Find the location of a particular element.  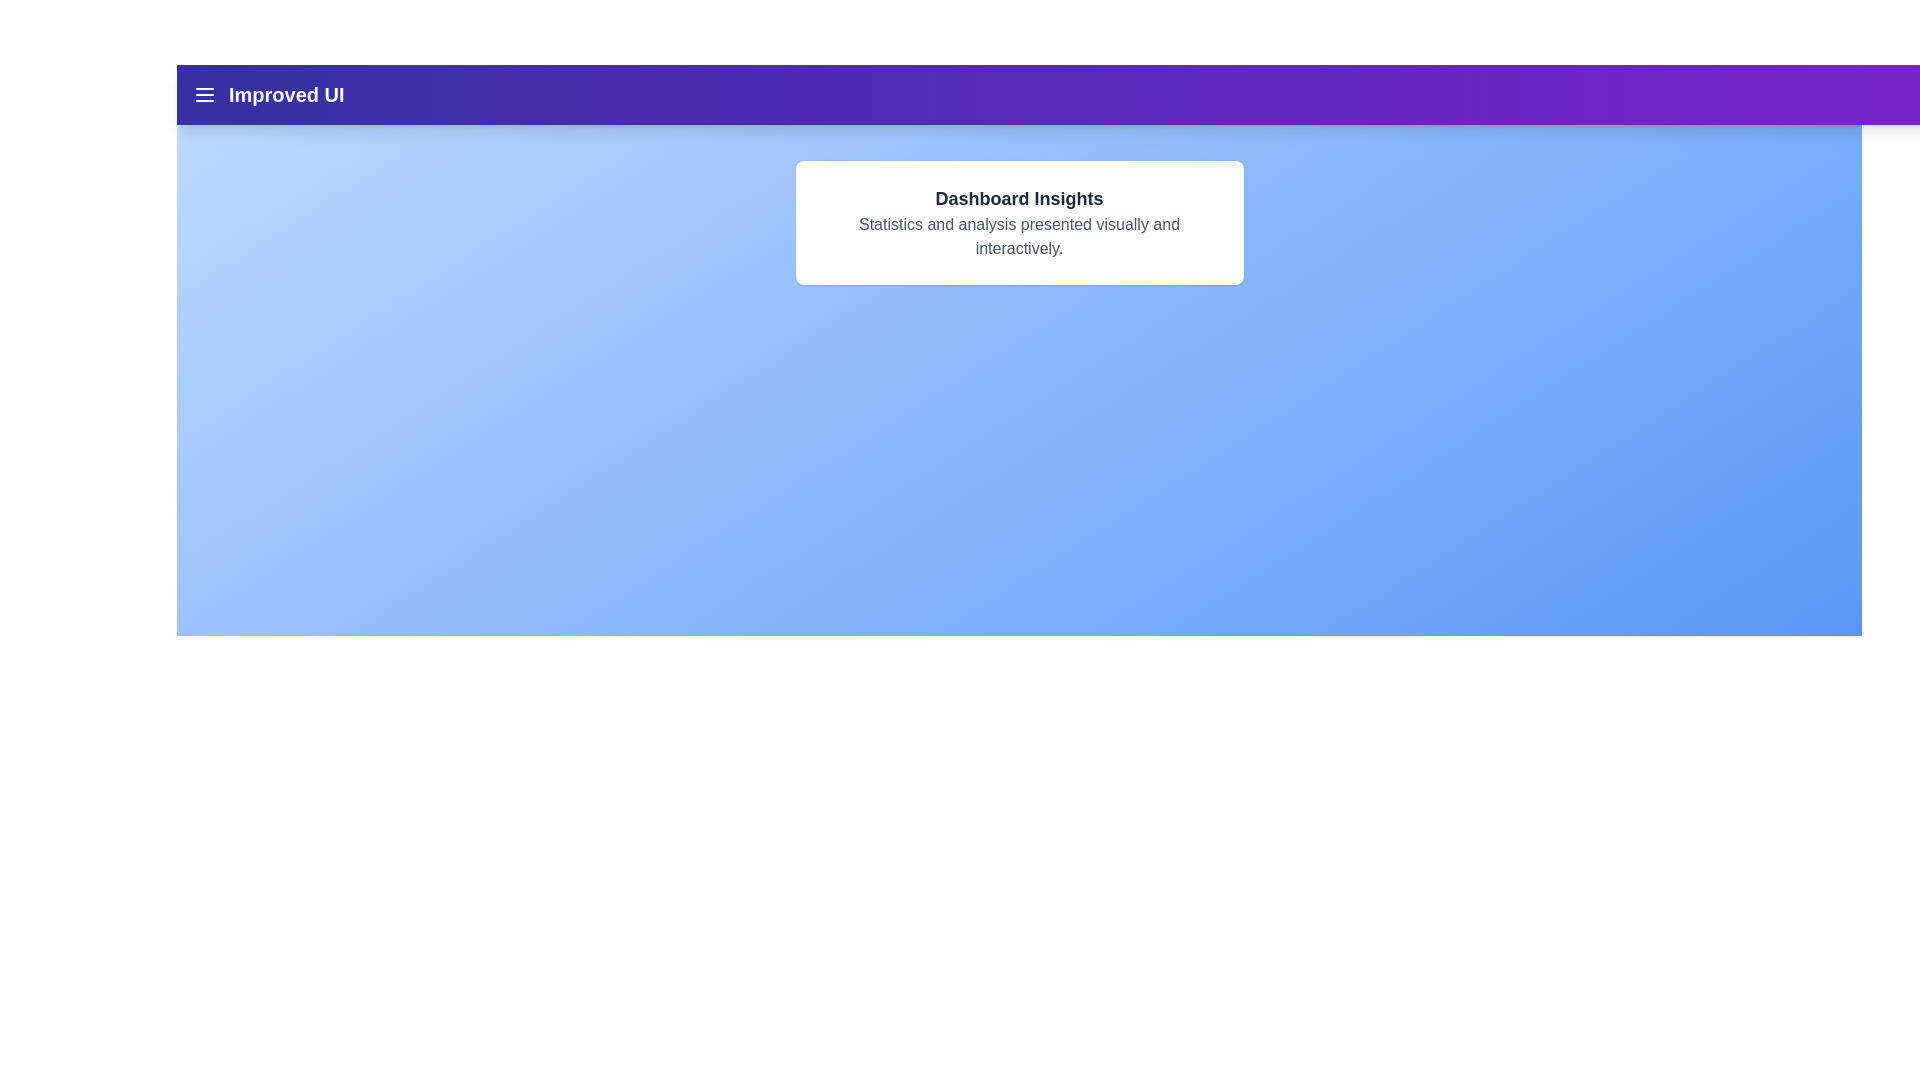

the menu icon to toggle the side menu is located at coordinates (205, 95).